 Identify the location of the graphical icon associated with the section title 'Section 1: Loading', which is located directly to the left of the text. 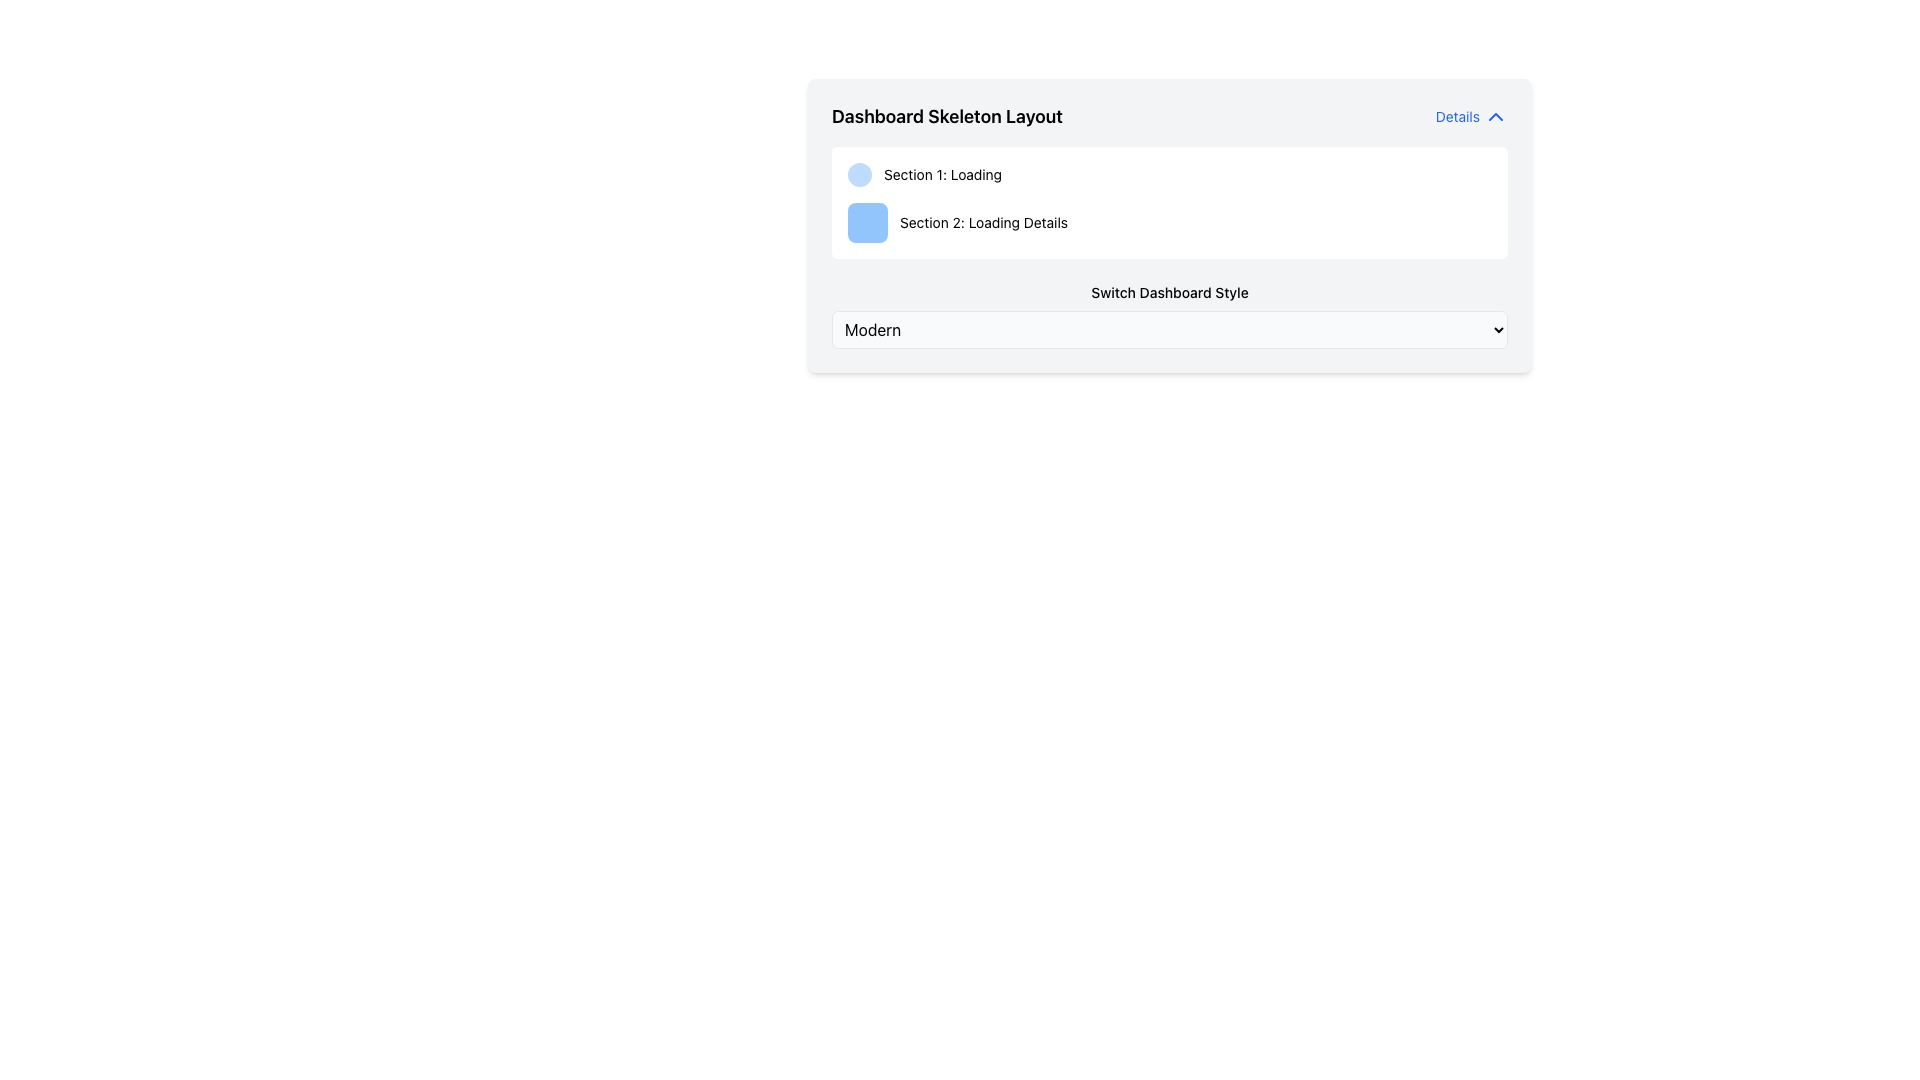
(859, 173).